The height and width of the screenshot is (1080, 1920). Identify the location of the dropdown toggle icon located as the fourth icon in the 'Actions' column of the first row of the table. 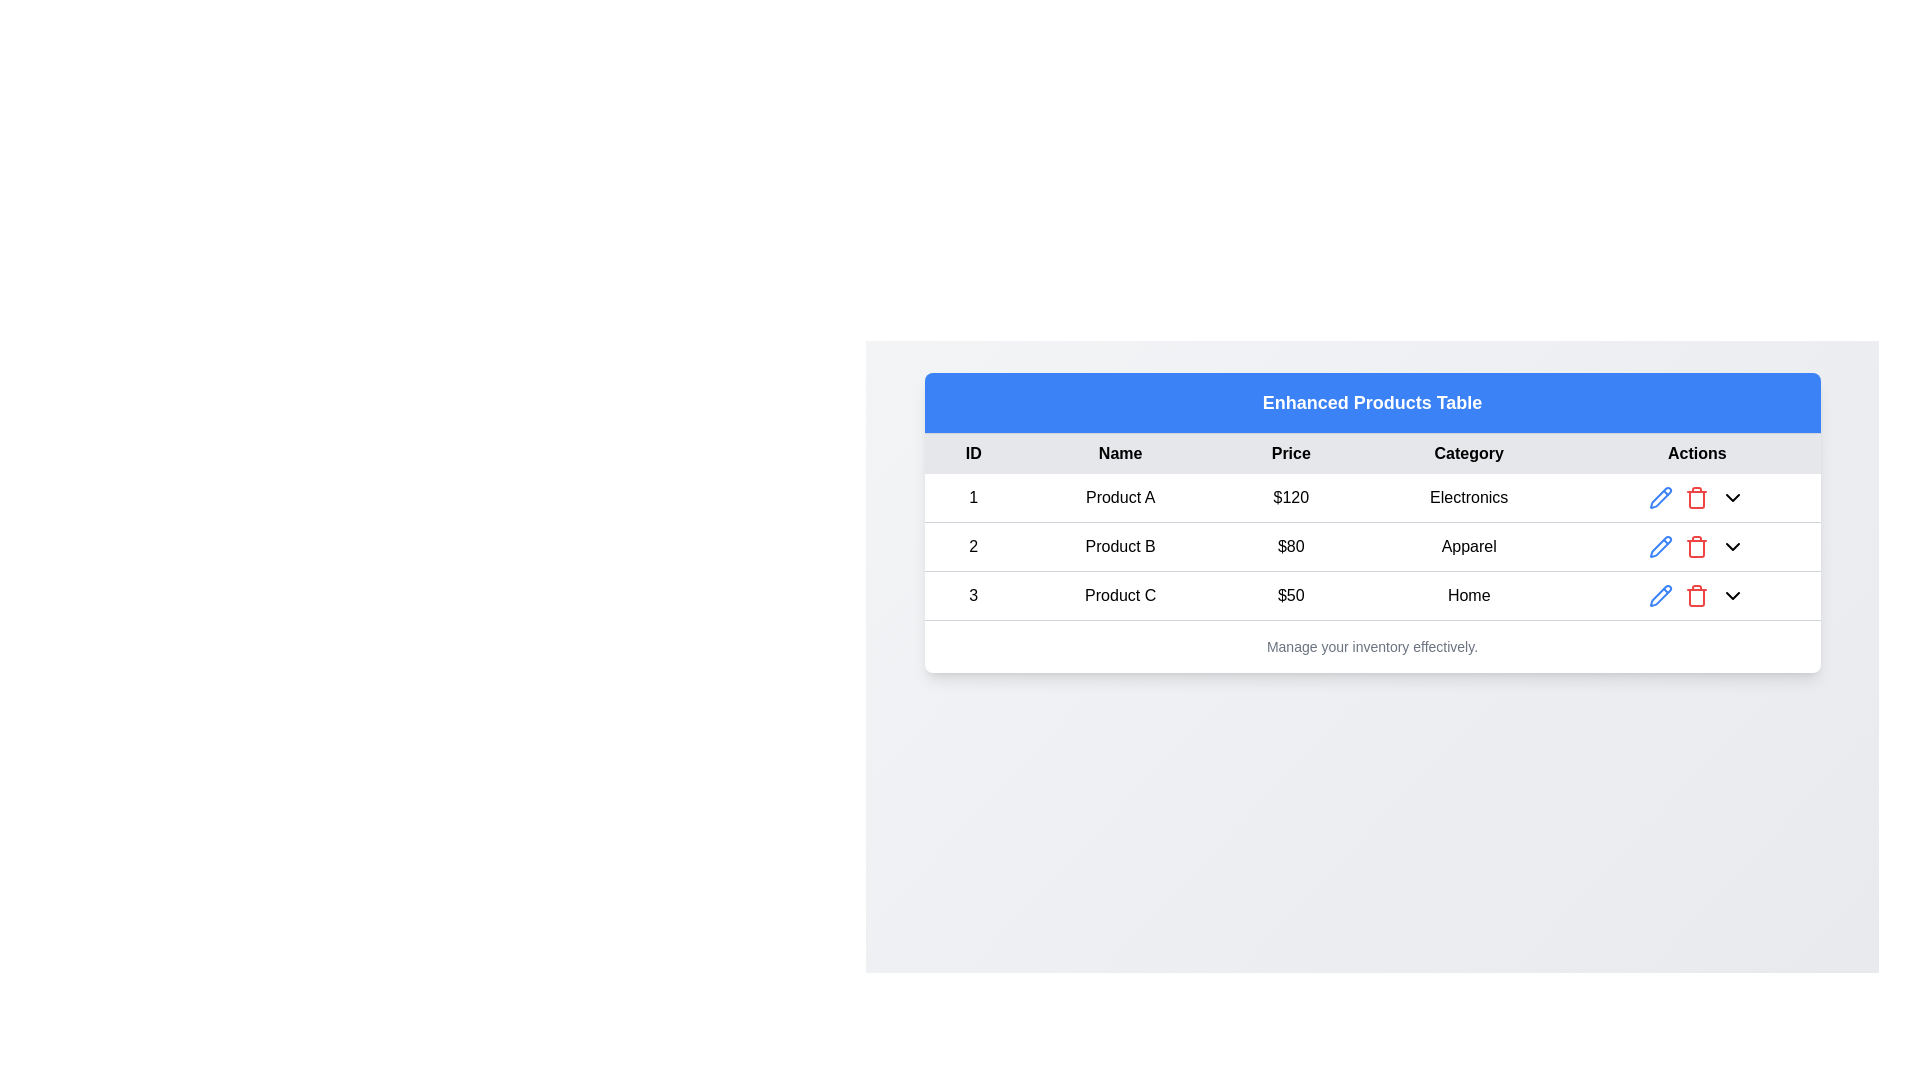
(1731, 496).